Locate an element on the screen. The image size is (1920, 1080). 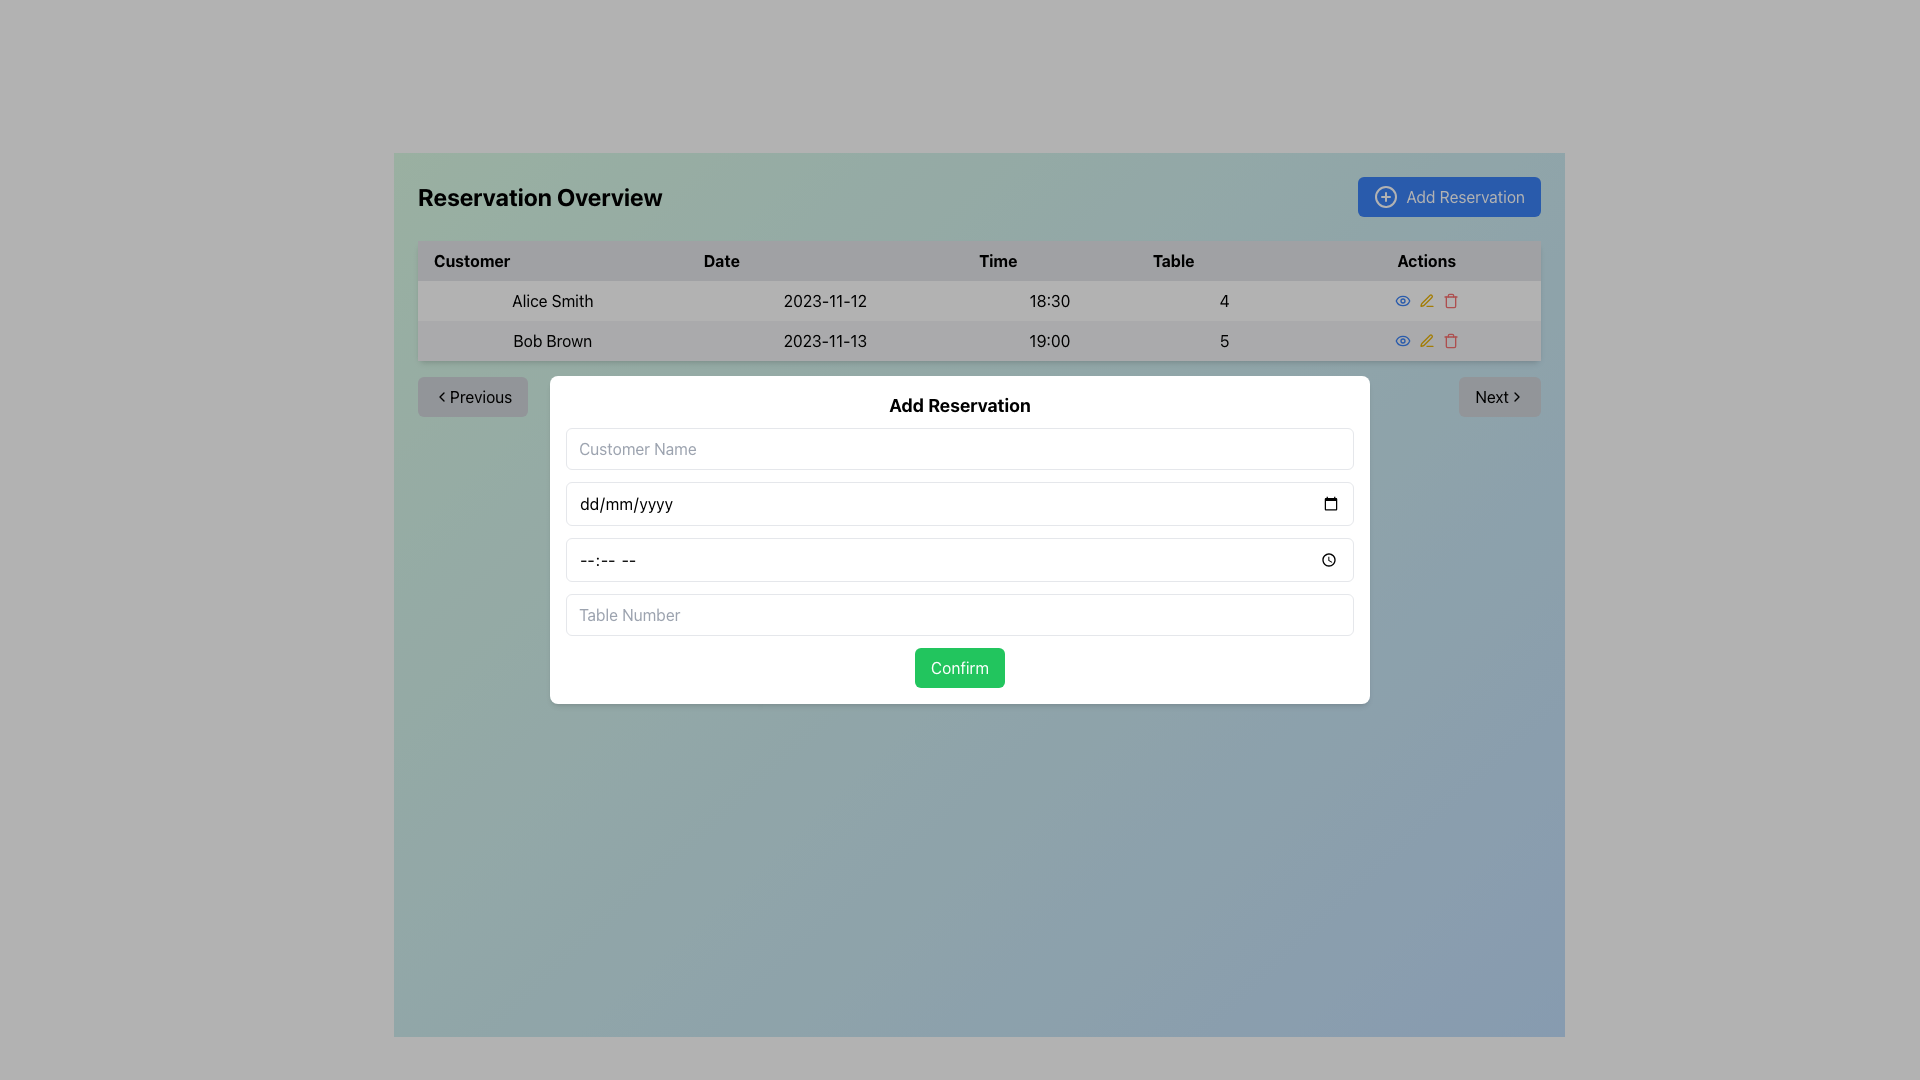
the 'Next' button, which has a gray background and a right-facing chevron icon is located at coordinates (1499, 397).